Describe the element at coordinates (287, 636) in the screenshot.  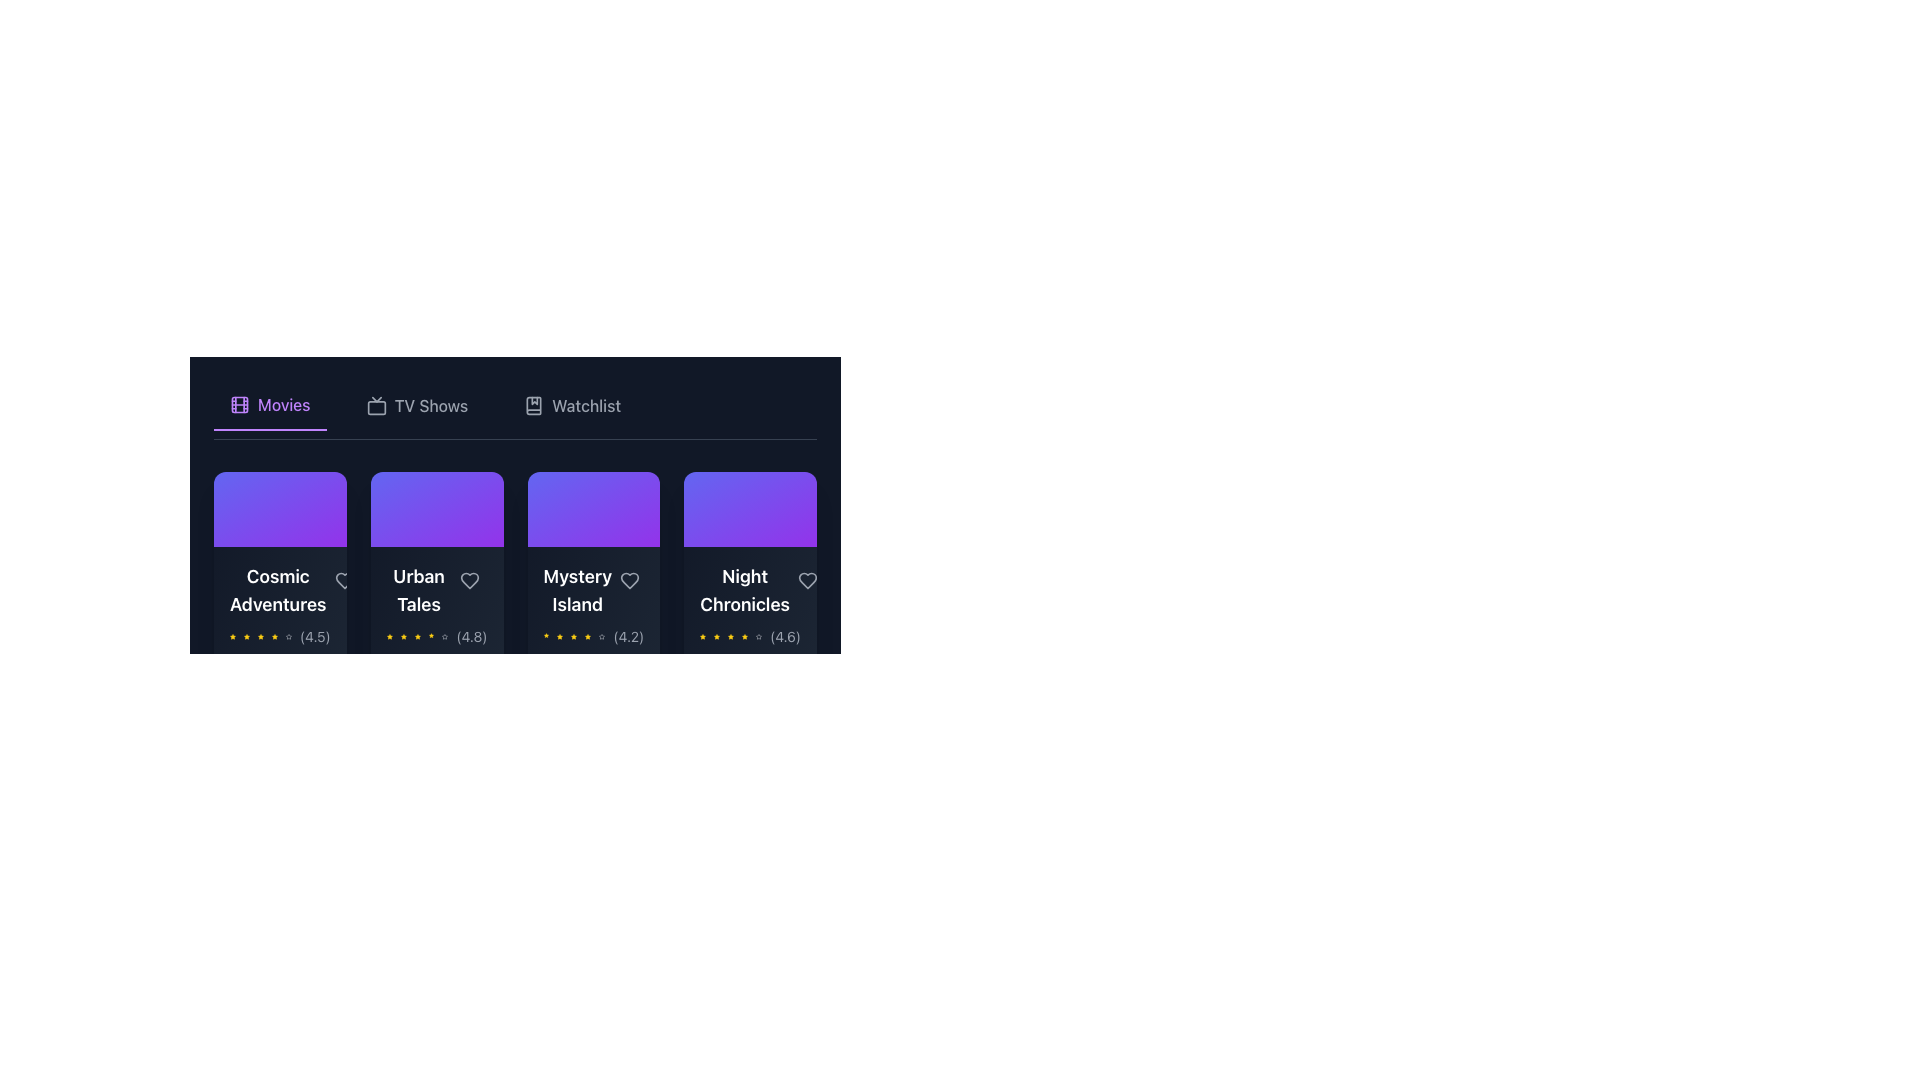
I see `the fifth star icon used for rating purposes, which is grayish and indicates an unrated state, located in the footer of the content card for 'Cosmic Adventures'` at that location.